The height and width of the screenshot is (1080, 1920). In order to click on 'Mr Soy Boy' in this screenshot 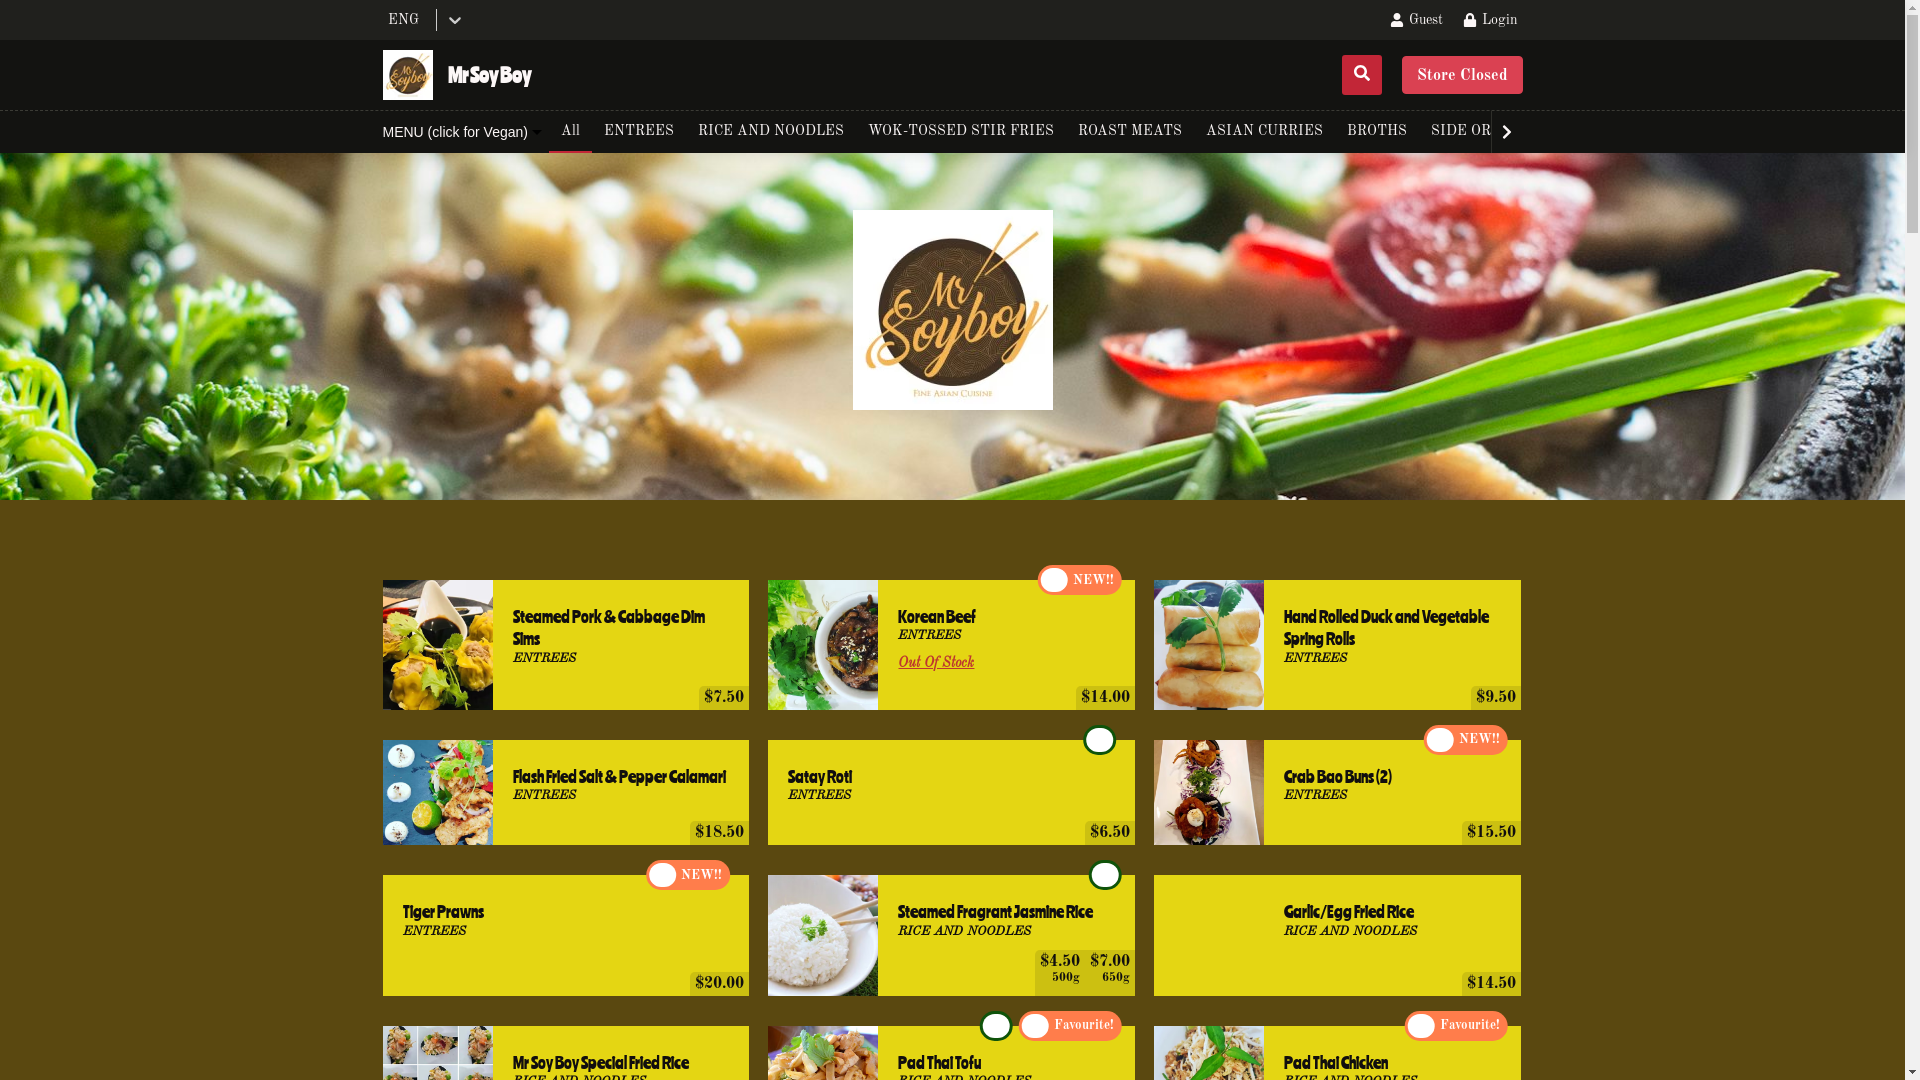, I will do `click(455, 73)`.